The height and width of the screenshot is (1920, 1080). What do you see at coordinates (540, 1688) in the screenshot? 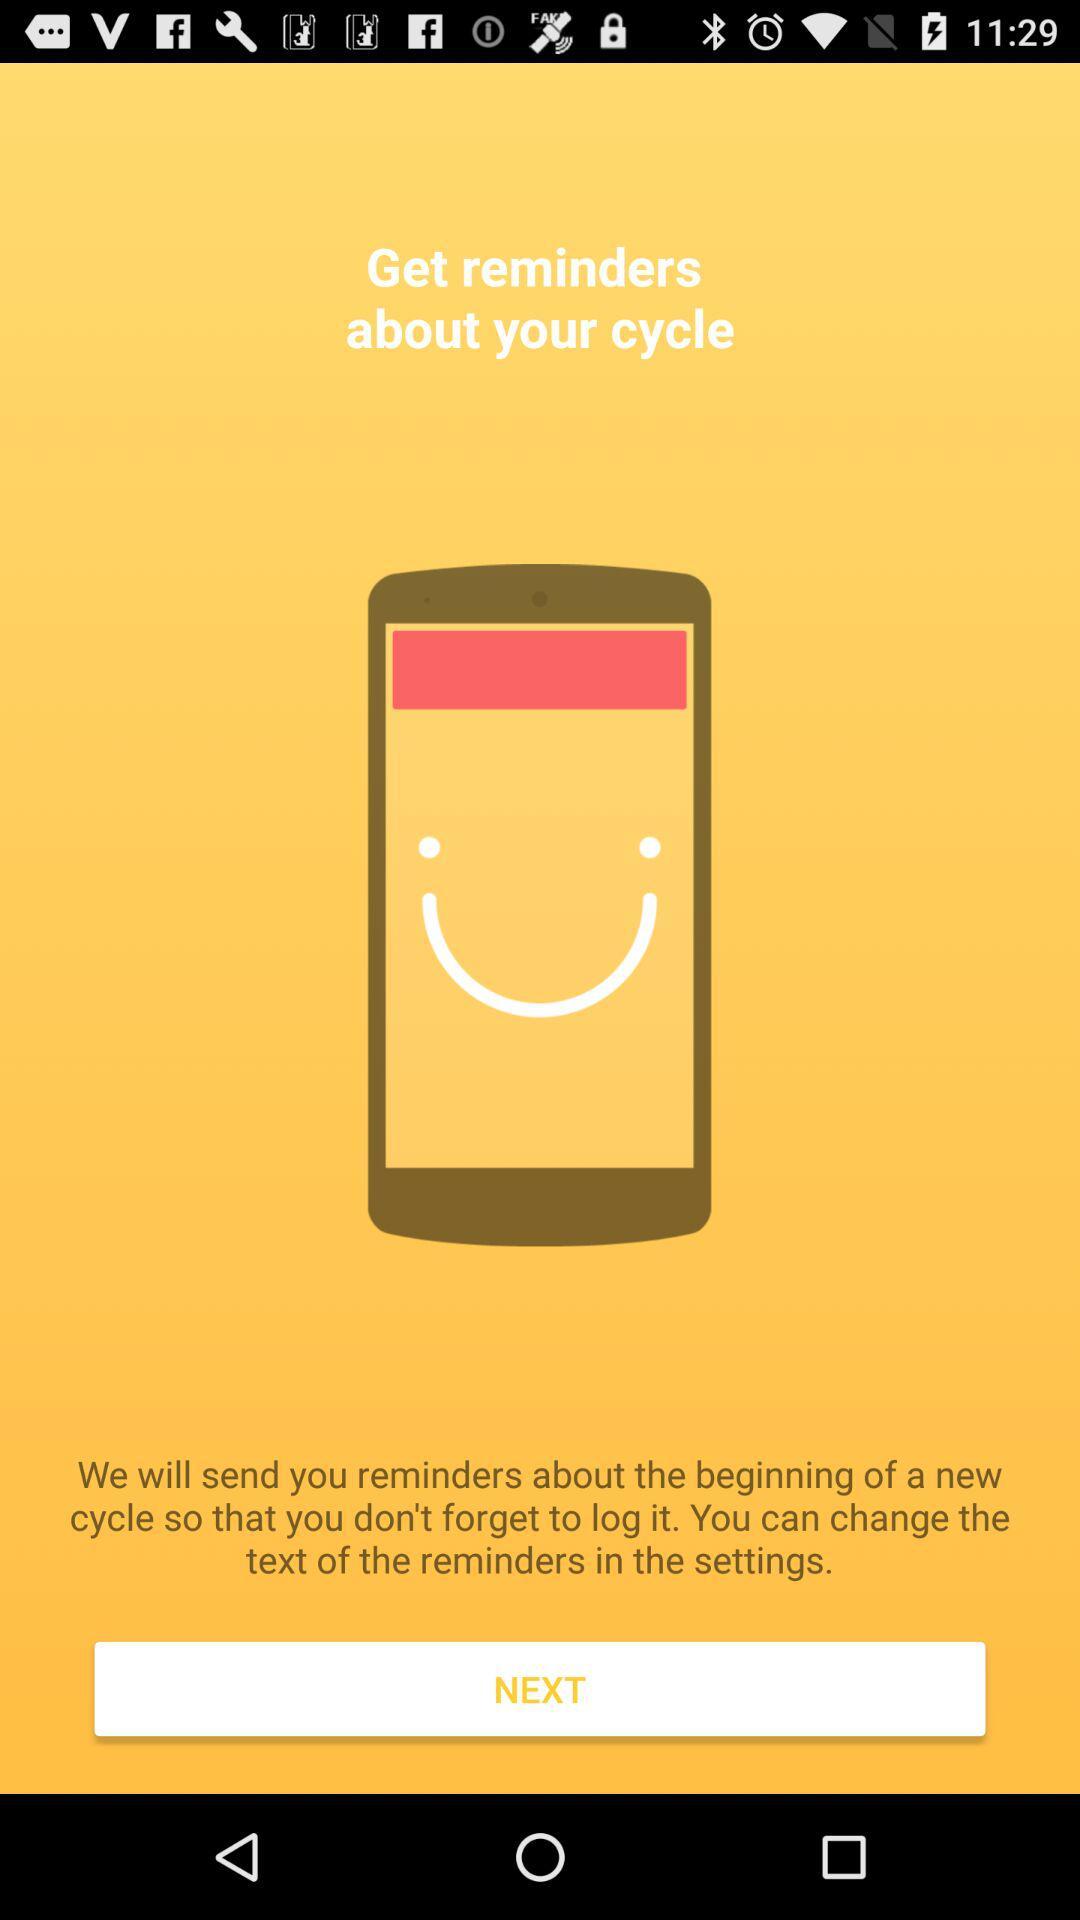
I see `next icon` at bounding box center [540, 1688].